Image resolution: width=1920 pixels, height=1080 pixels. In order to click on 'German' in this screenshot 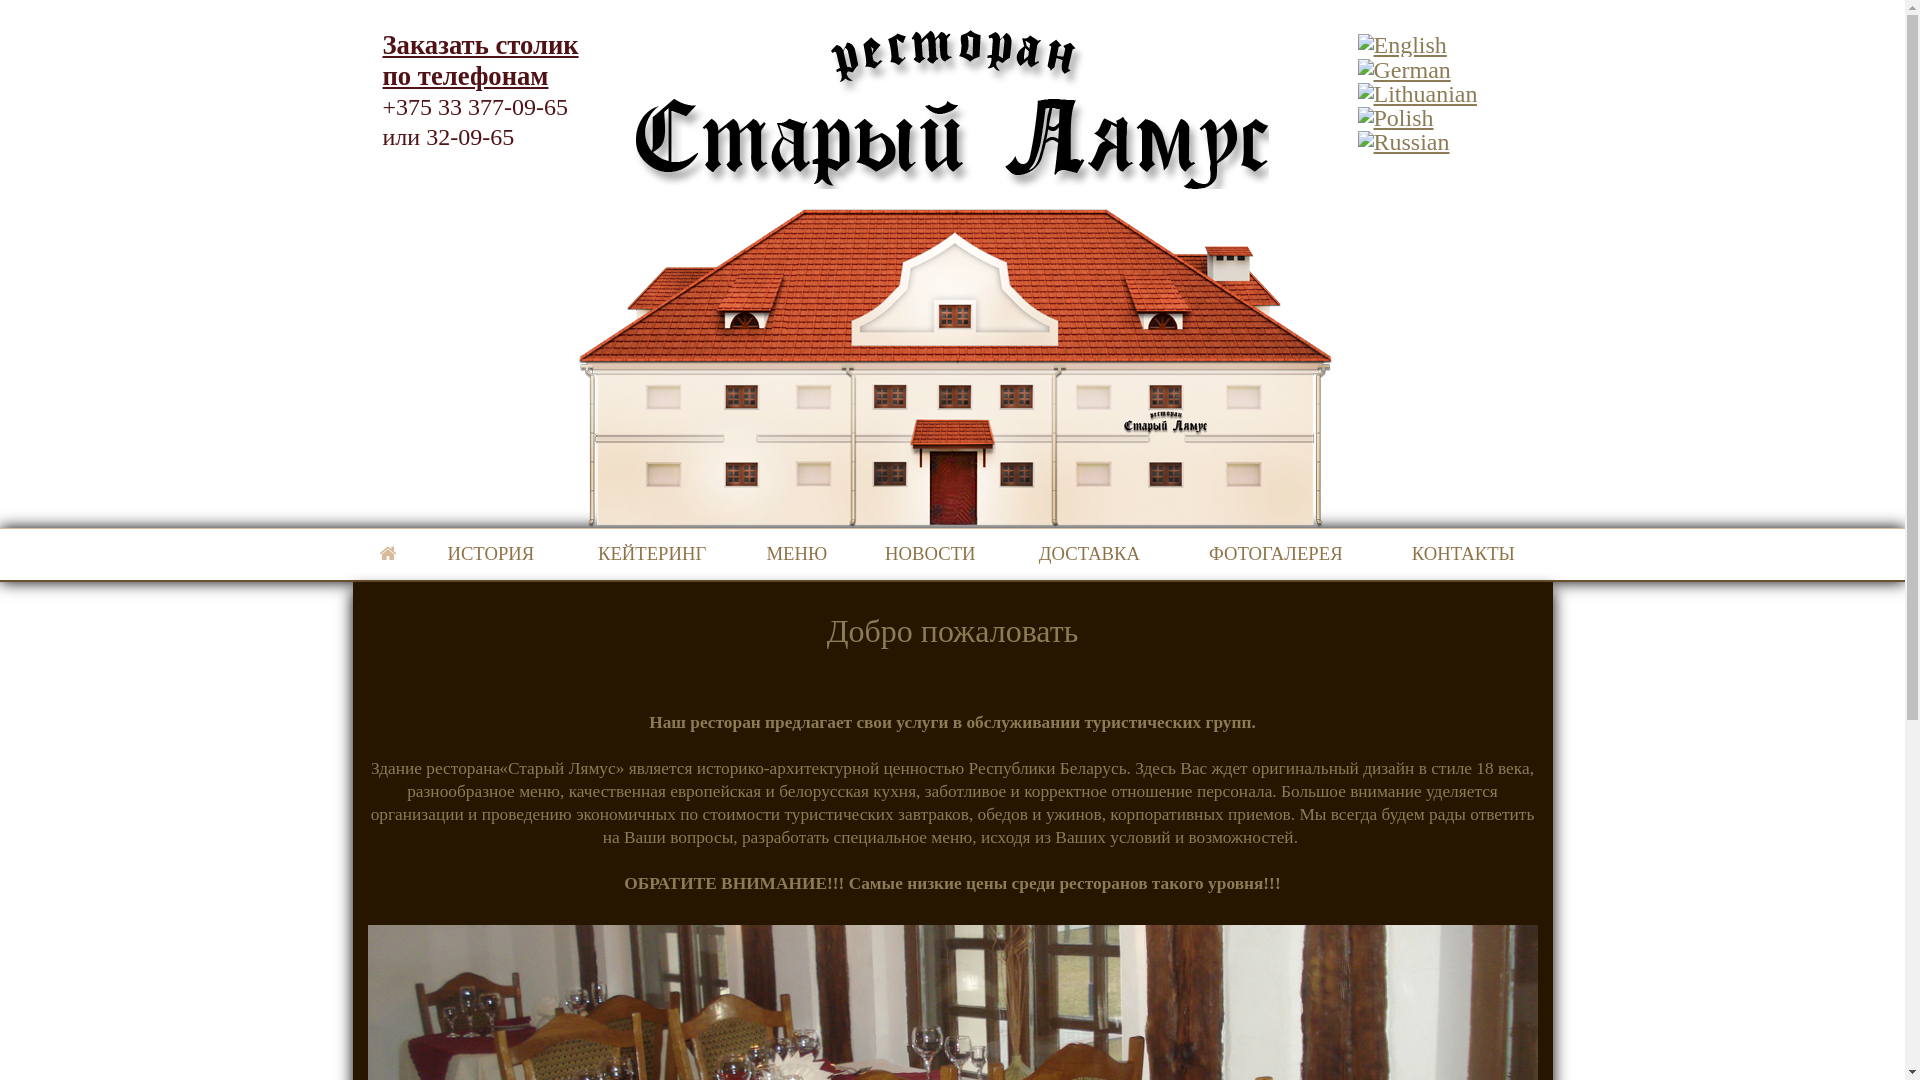, I will do `click(1403, 65)`.